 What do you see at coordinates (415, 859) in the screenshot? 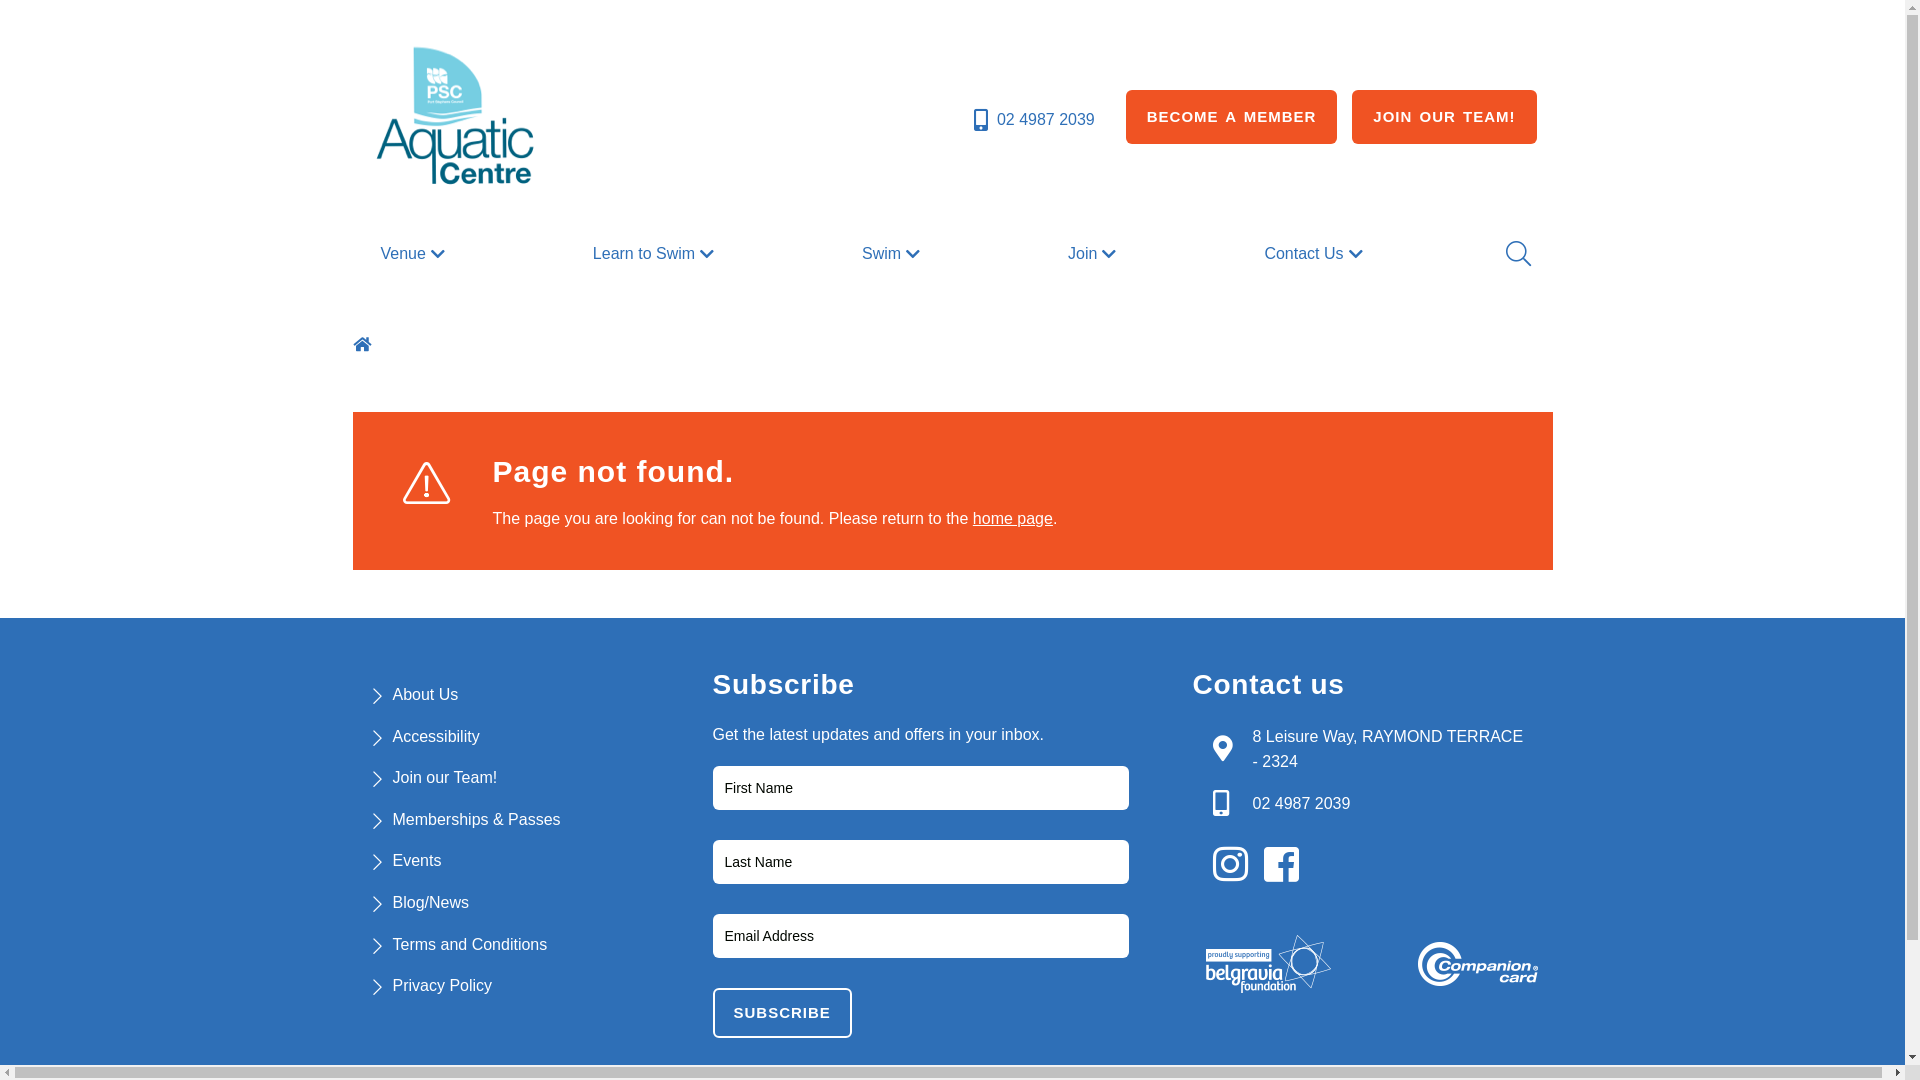
I see `'Events'` at bounding box center [415, 859].